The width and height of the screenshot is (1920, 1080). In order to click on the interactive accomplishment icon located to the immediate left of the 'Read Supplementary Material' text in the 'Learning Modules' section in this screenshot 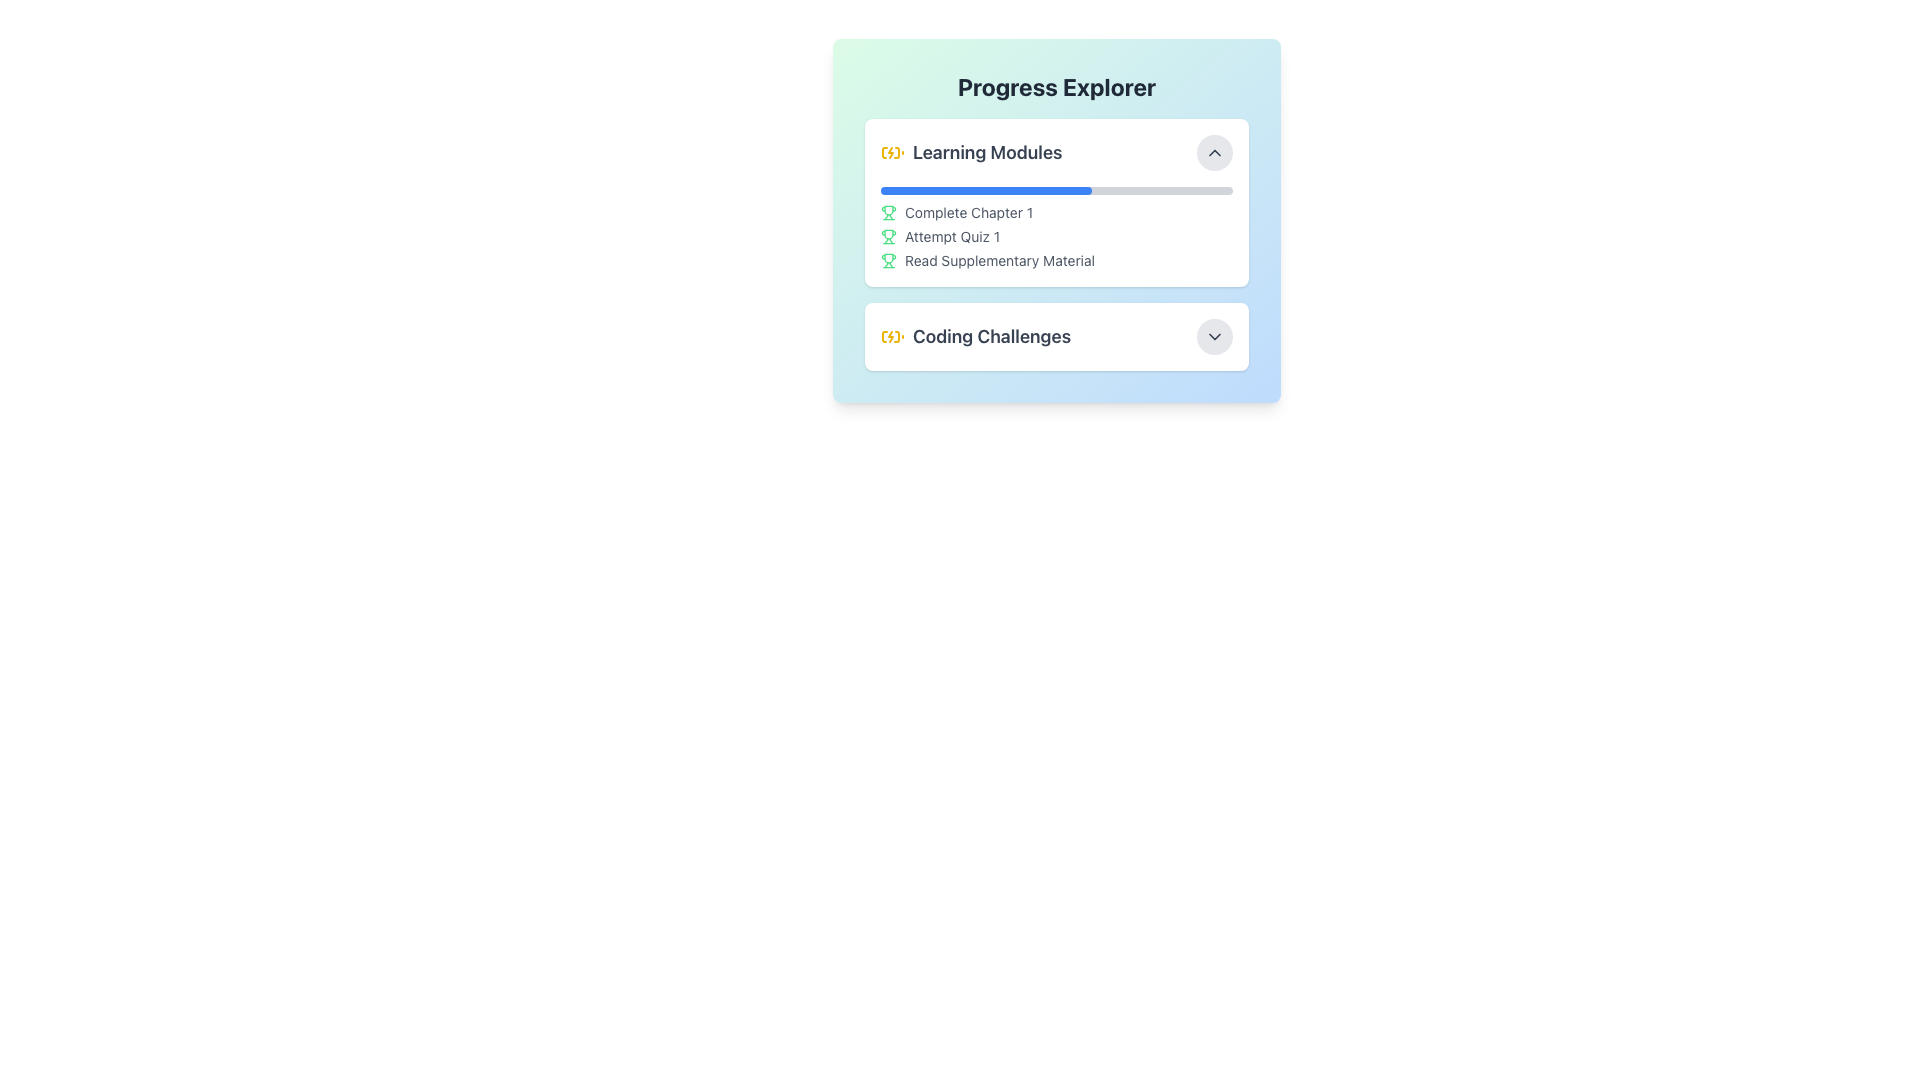, I will do `click(887, 260)`.